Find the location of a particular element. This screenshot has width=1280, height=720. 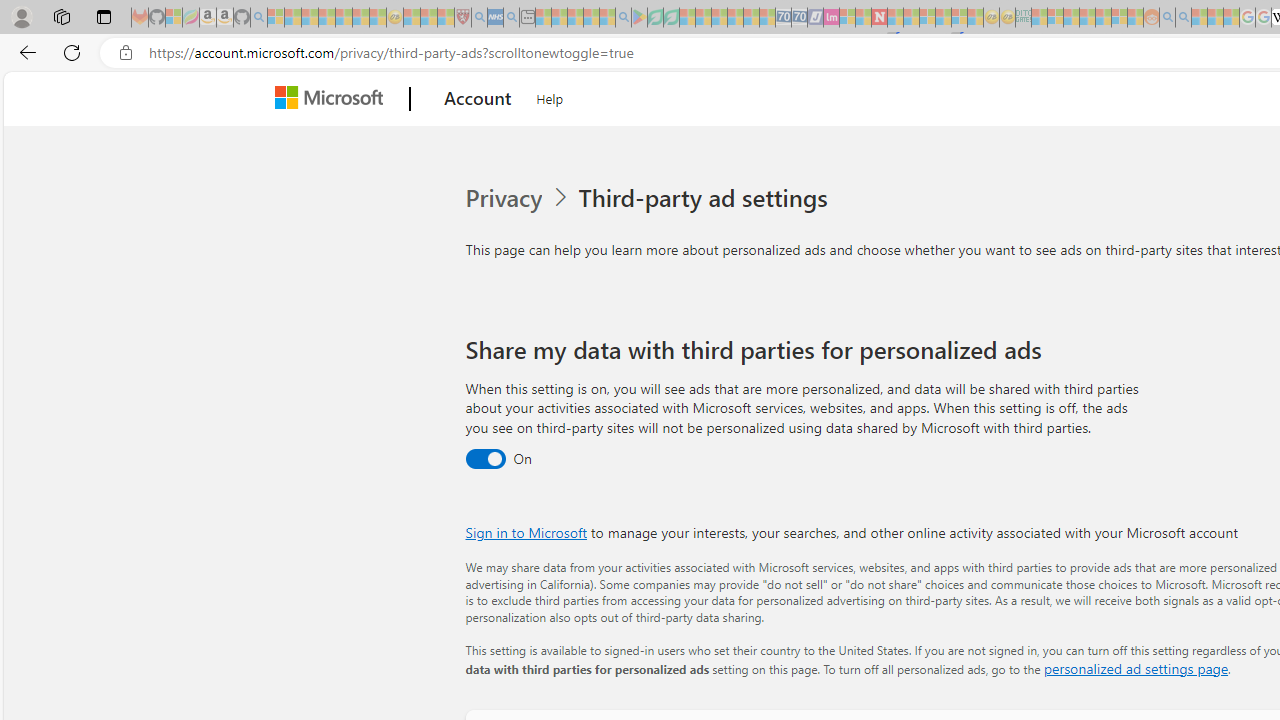

'Jobs - lastminute.com Investor Portal - Sleeping' is located at coordinates (831, 17).